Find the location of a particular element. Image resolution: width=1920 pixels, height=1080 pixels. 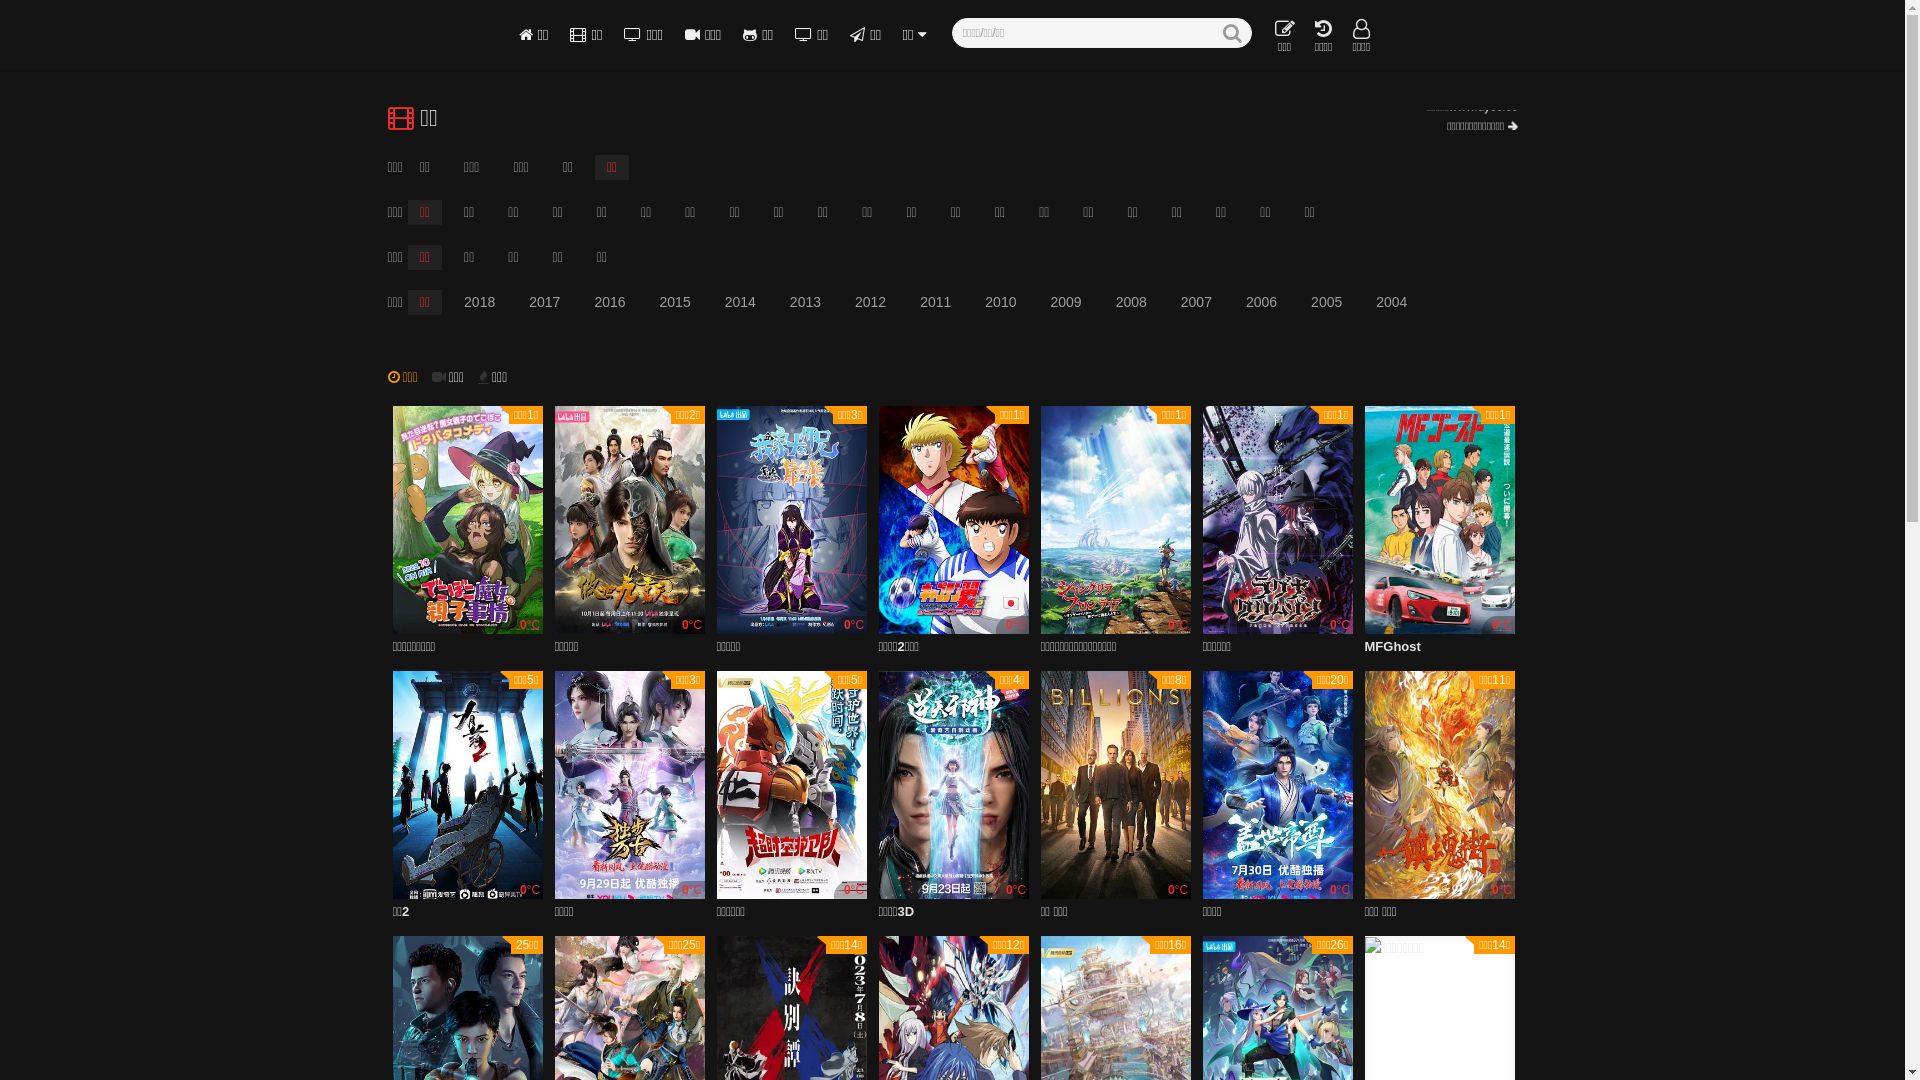

'2013' is located at coordinates (805, 302).